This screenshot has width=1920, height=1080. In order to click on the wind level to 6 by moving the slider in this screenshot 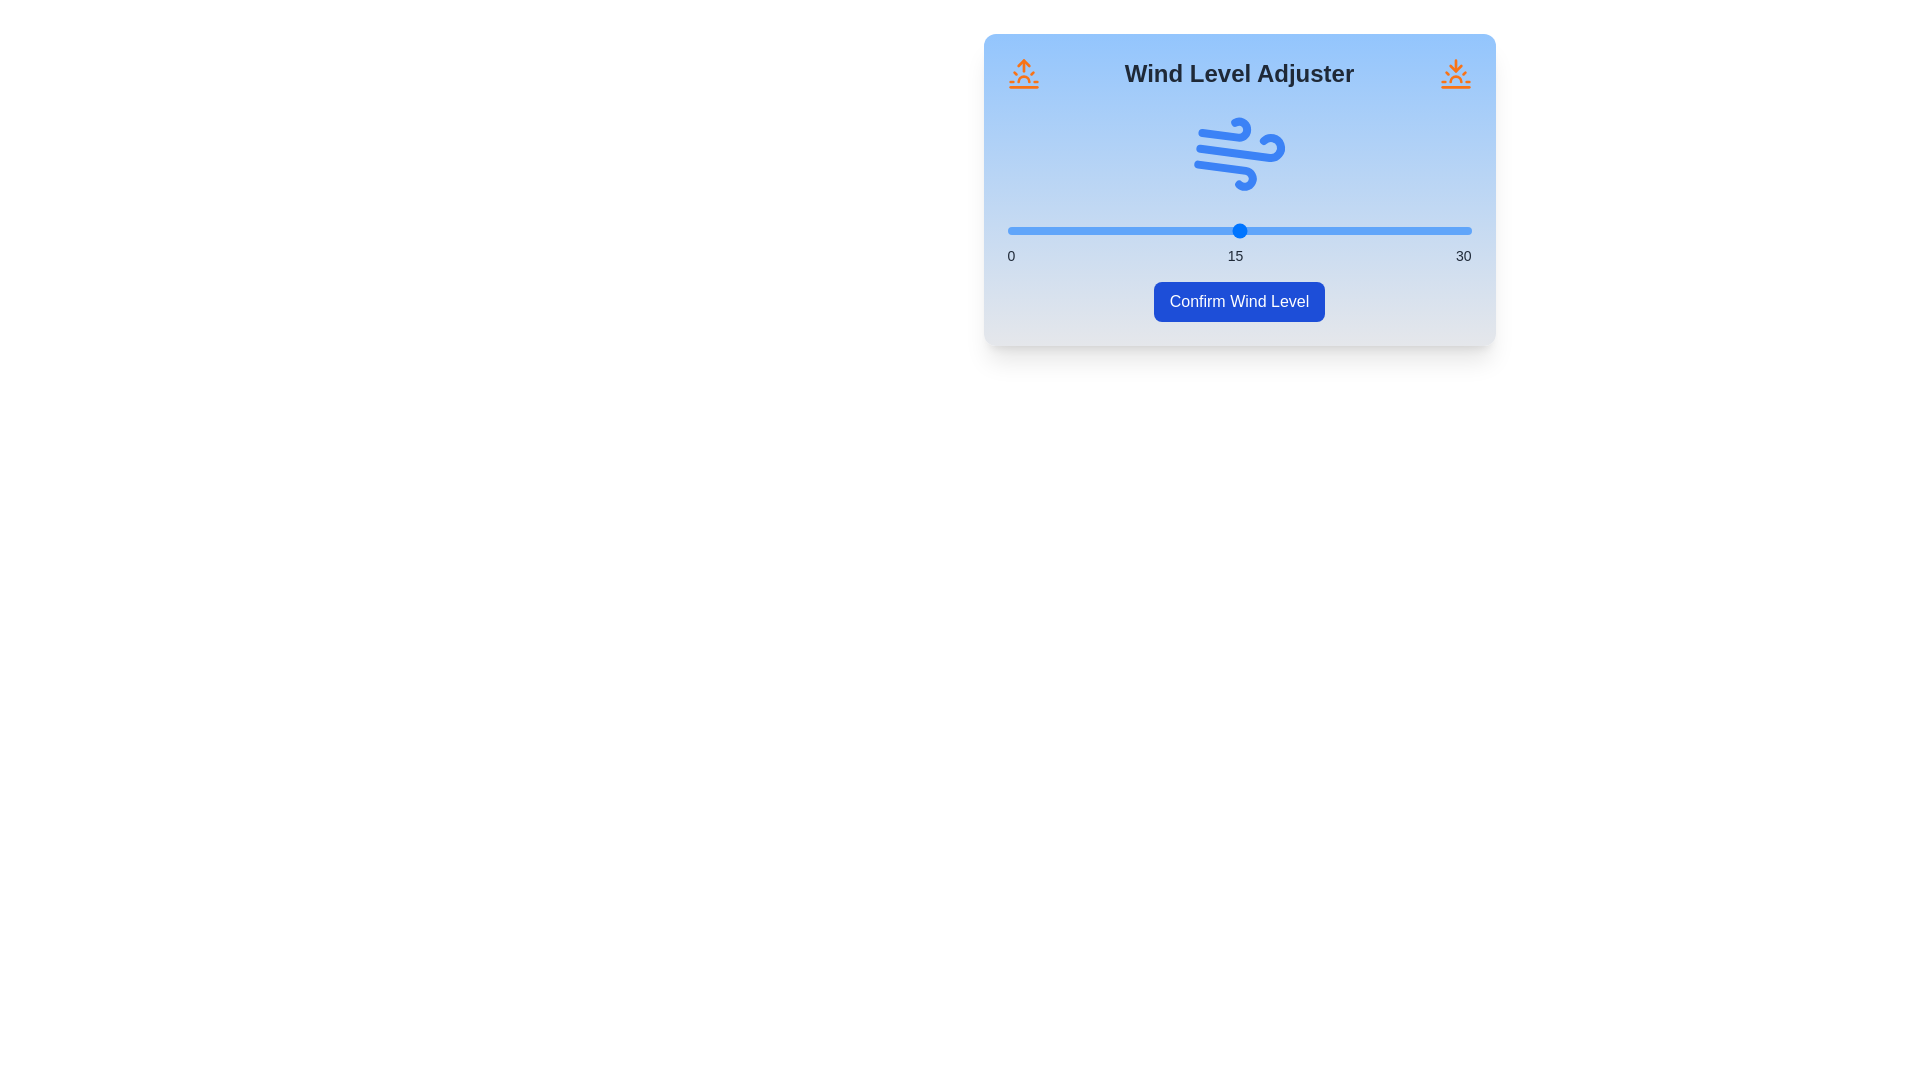, I will do `click(1099, 230)`.